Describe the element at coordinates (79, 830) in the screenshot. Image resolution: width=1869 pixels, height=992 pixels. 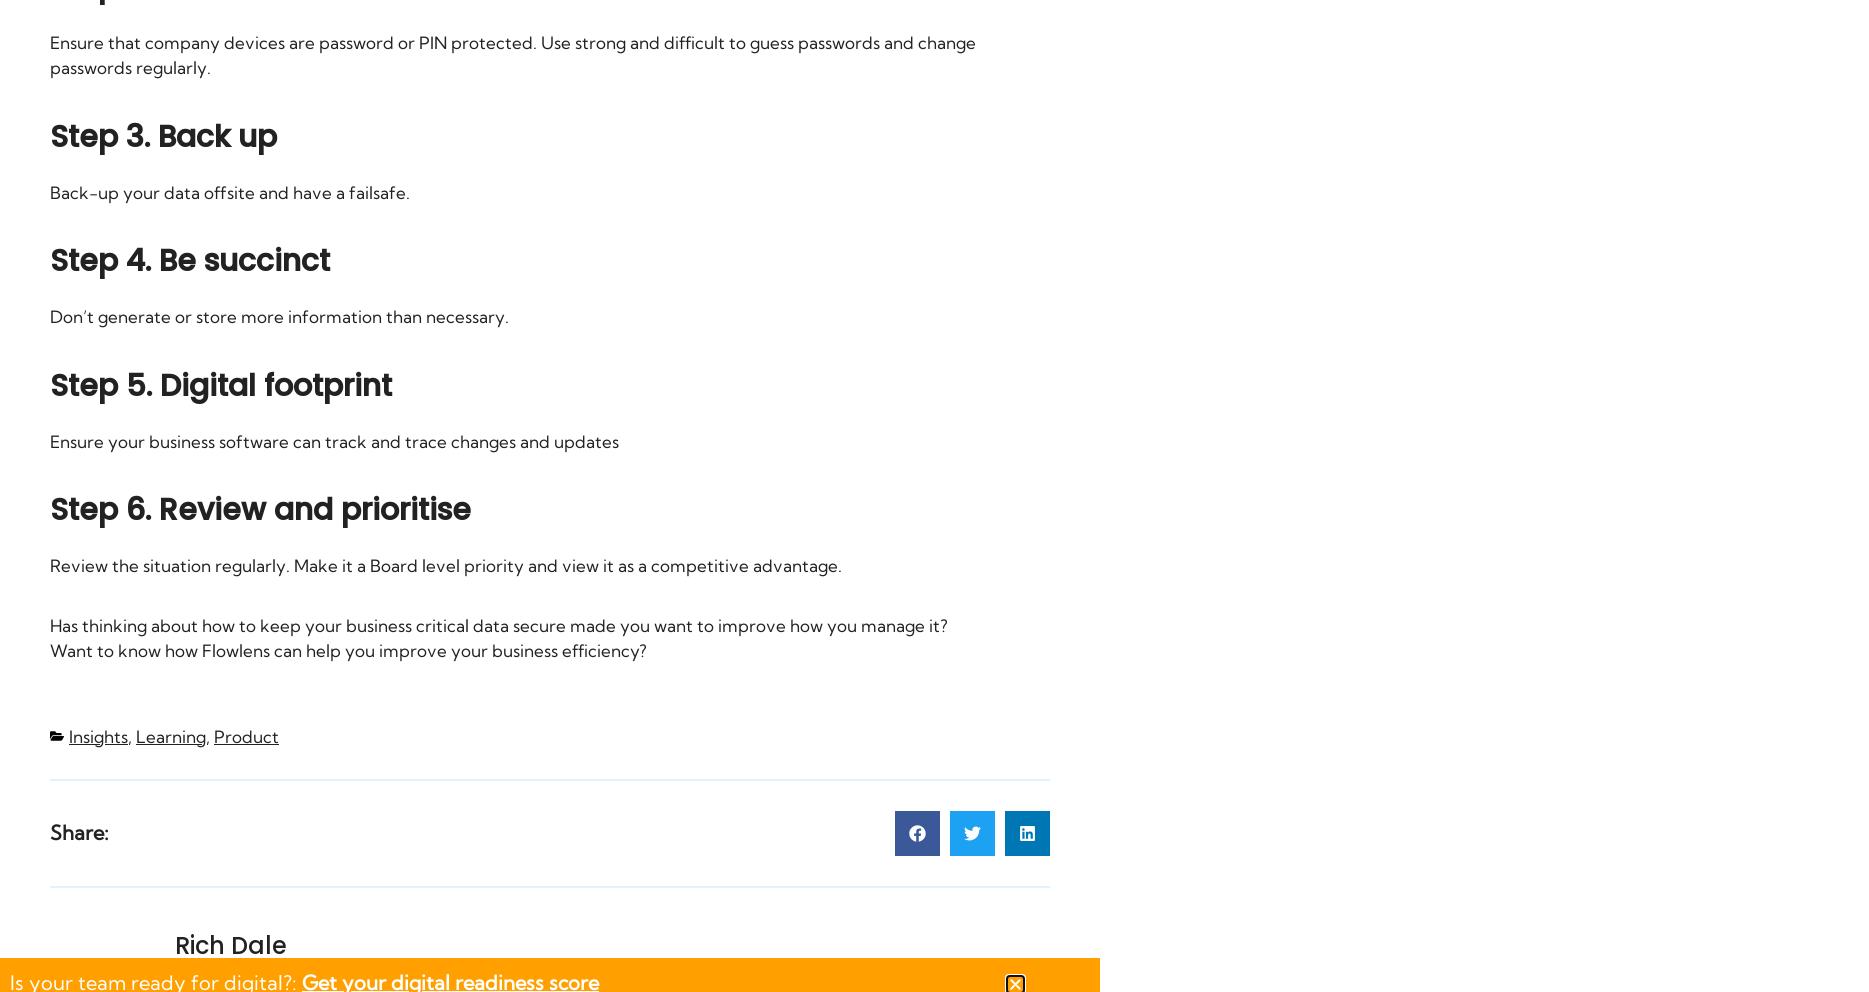
I see `'Share:'` at that location.